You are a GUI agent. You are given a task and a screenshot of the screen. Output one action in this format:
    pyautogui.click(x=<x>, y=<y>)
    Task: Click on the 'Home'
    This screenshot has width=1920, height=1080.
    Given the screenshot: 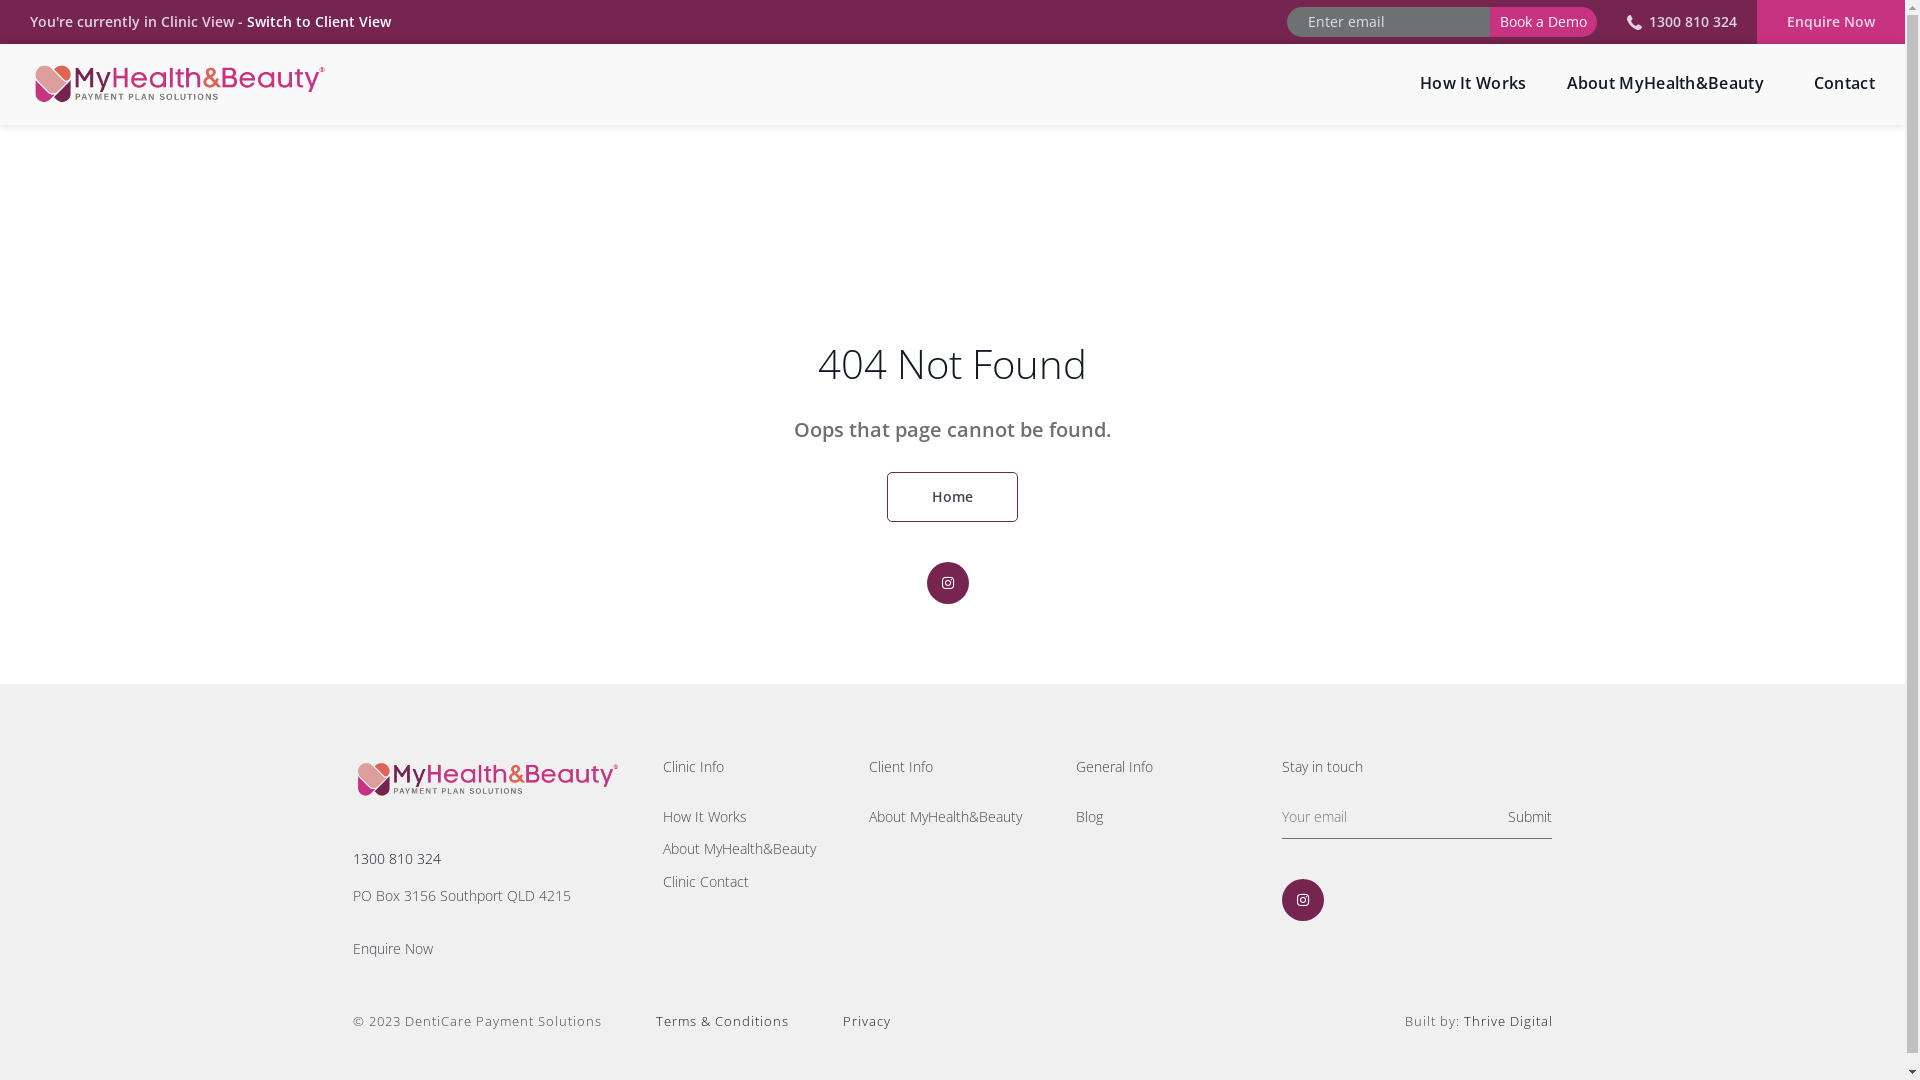 What is the action you would take?
    pyautogui.click(x=886, y=496)
    